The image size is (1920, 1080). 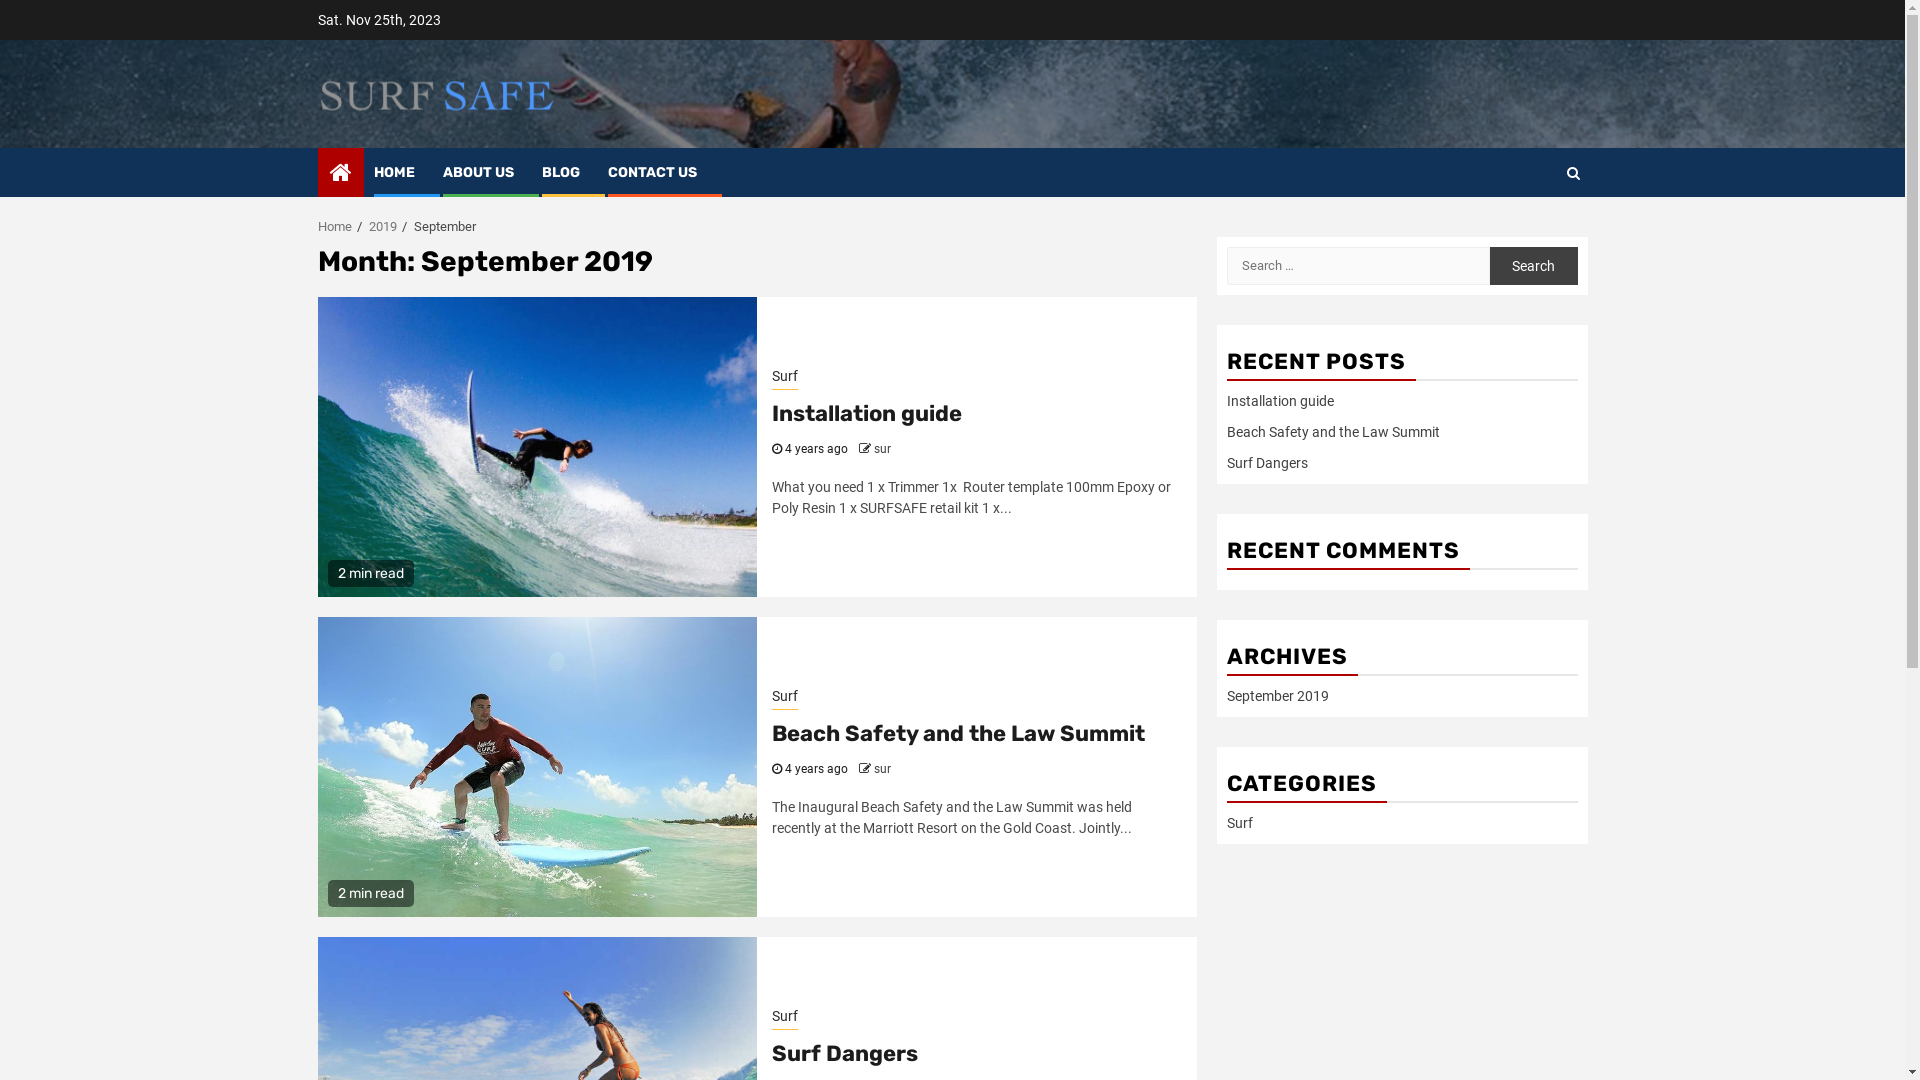 What do you see at coordinates (560, 171) in the screenshot?
I see `'BLOG'` at bounding box center [560, 171].